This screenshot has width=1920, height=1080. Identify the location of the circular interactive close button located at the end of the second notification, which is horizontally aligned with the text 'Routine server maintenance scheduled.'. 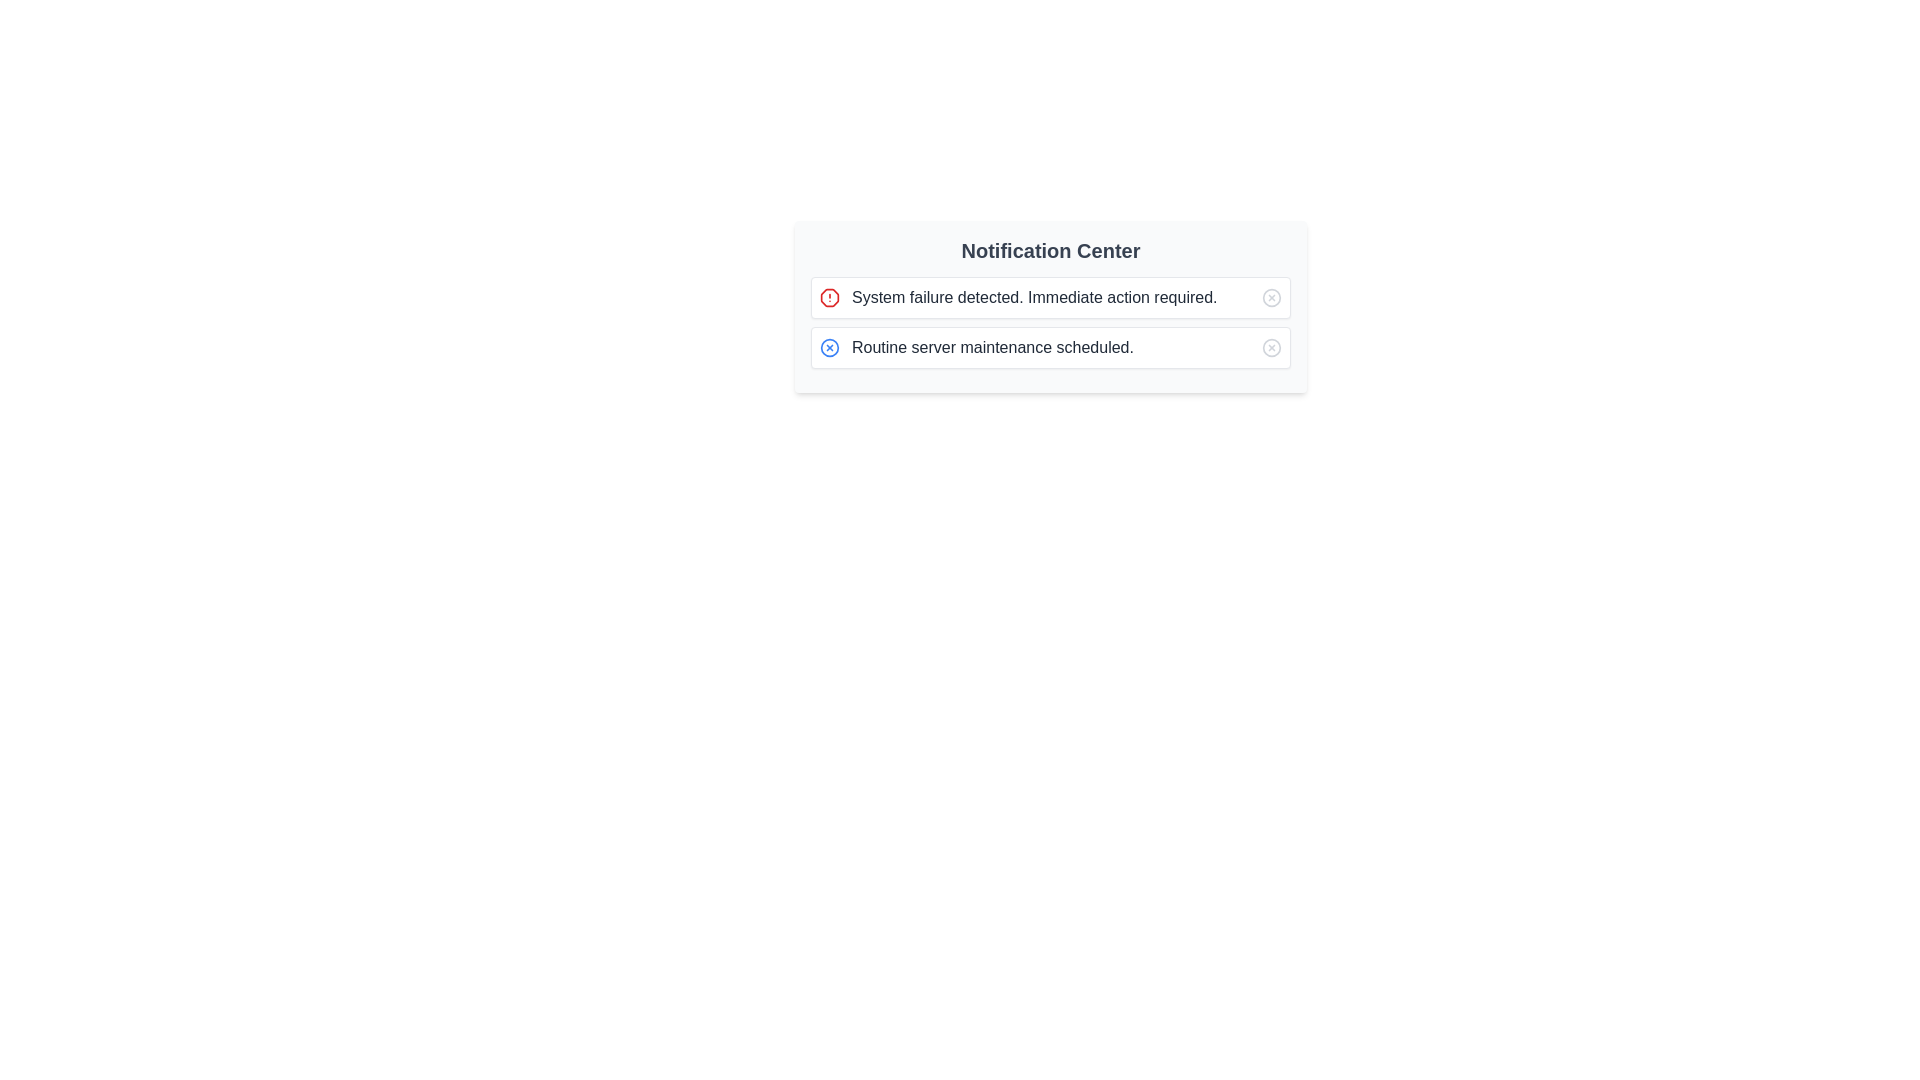
(1271, 346).